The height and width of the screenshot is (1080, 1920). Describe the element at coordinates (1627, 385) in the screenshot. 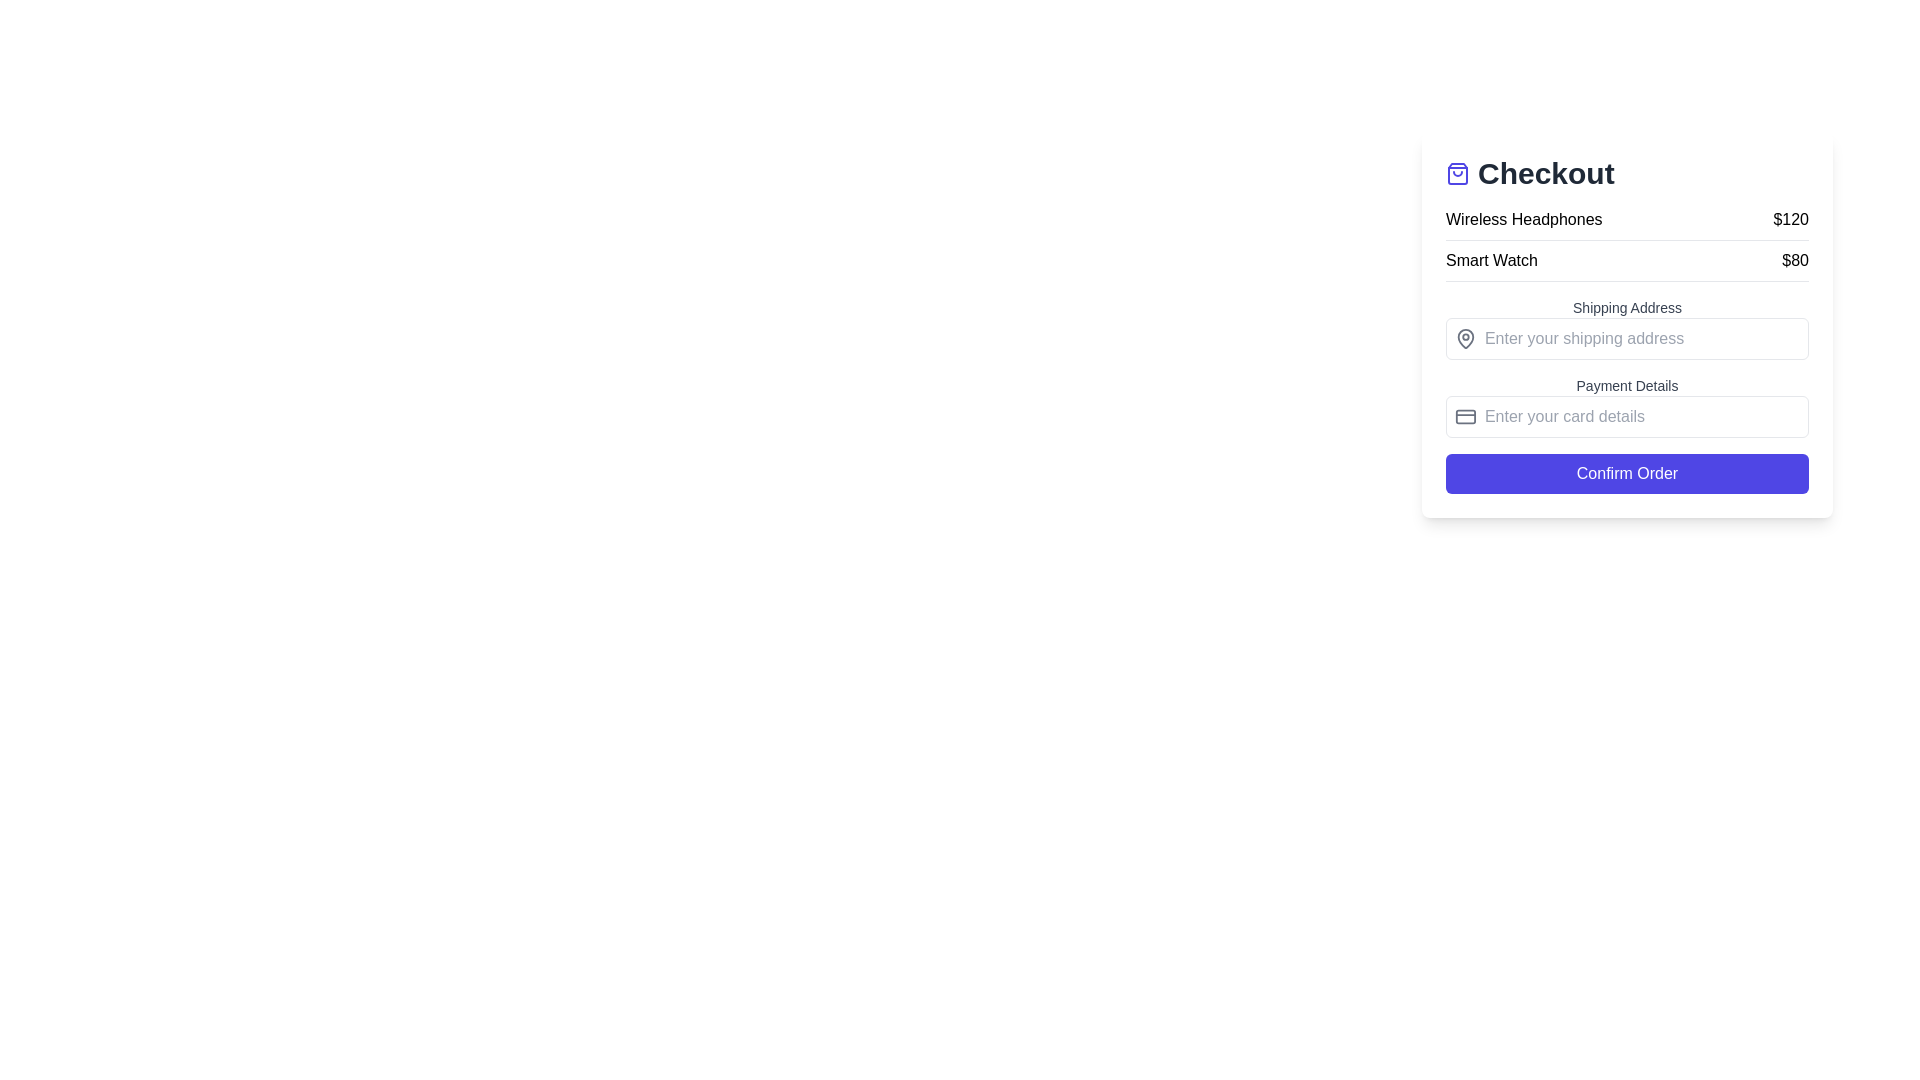

I see `the label indicating payment details in the checkout card, which is positioned above the input field with a card icon placeholder` at that location.